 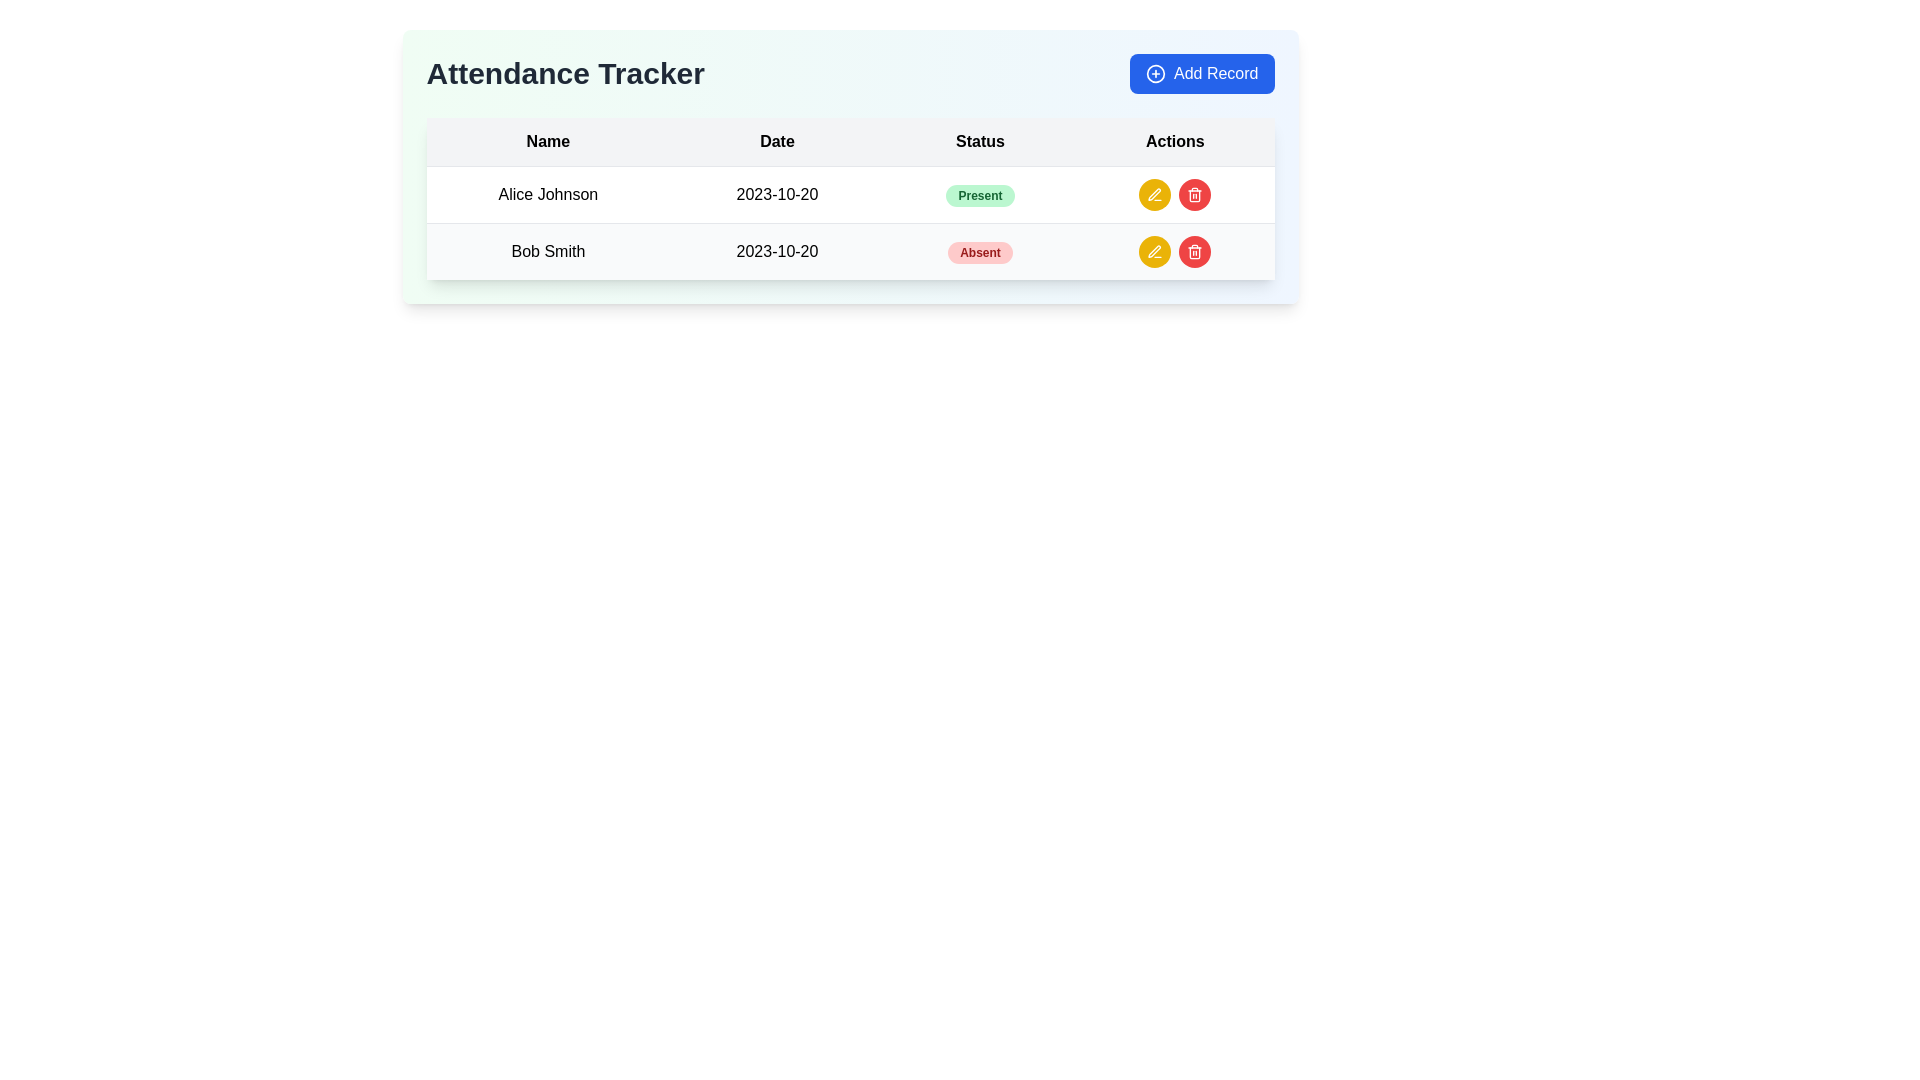 What do you see at coordinates (776, 141) in the screenshot?
I see `the 'Date' table header, which is the second column header in a four-column table, displaying the text in black on a light gray background` at bounding box center [776, 141].